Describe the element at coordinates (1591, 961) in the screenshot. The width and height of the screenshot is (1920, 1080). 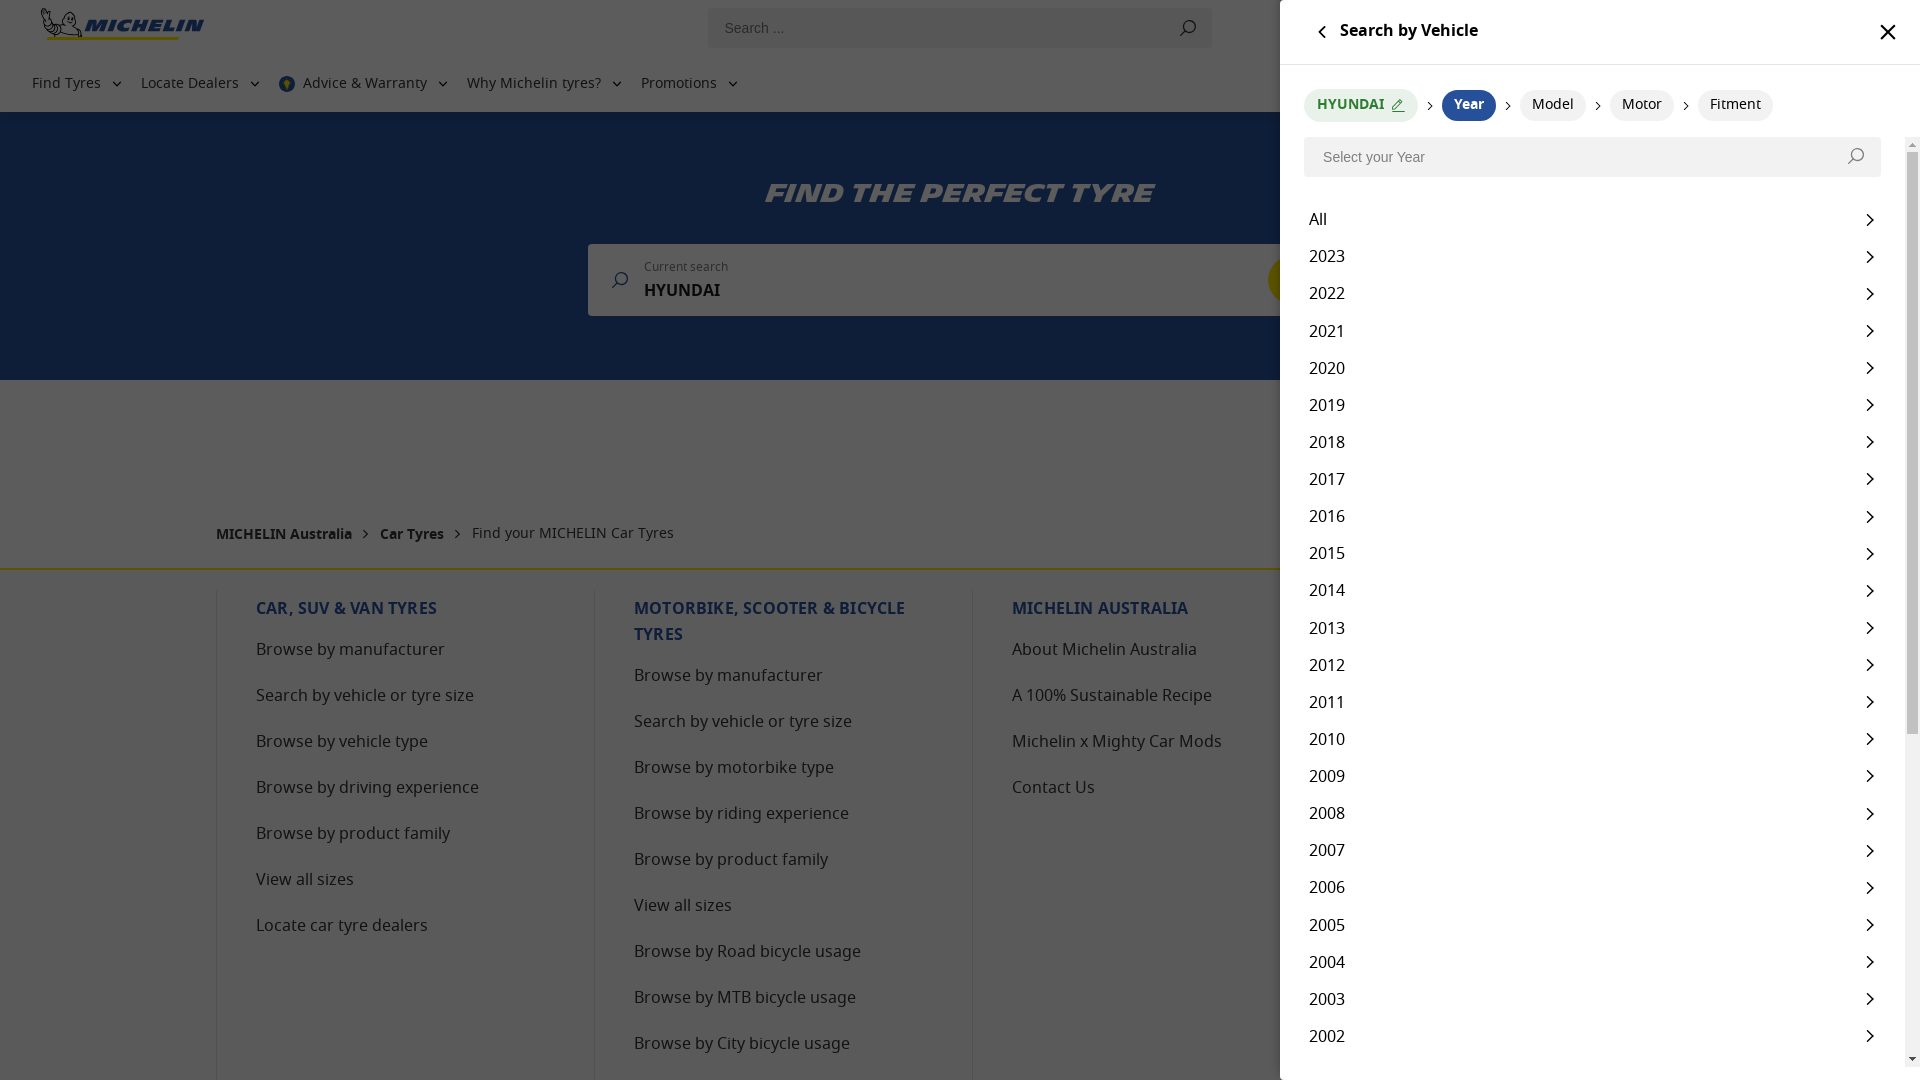
I see `'2004'` at that location.